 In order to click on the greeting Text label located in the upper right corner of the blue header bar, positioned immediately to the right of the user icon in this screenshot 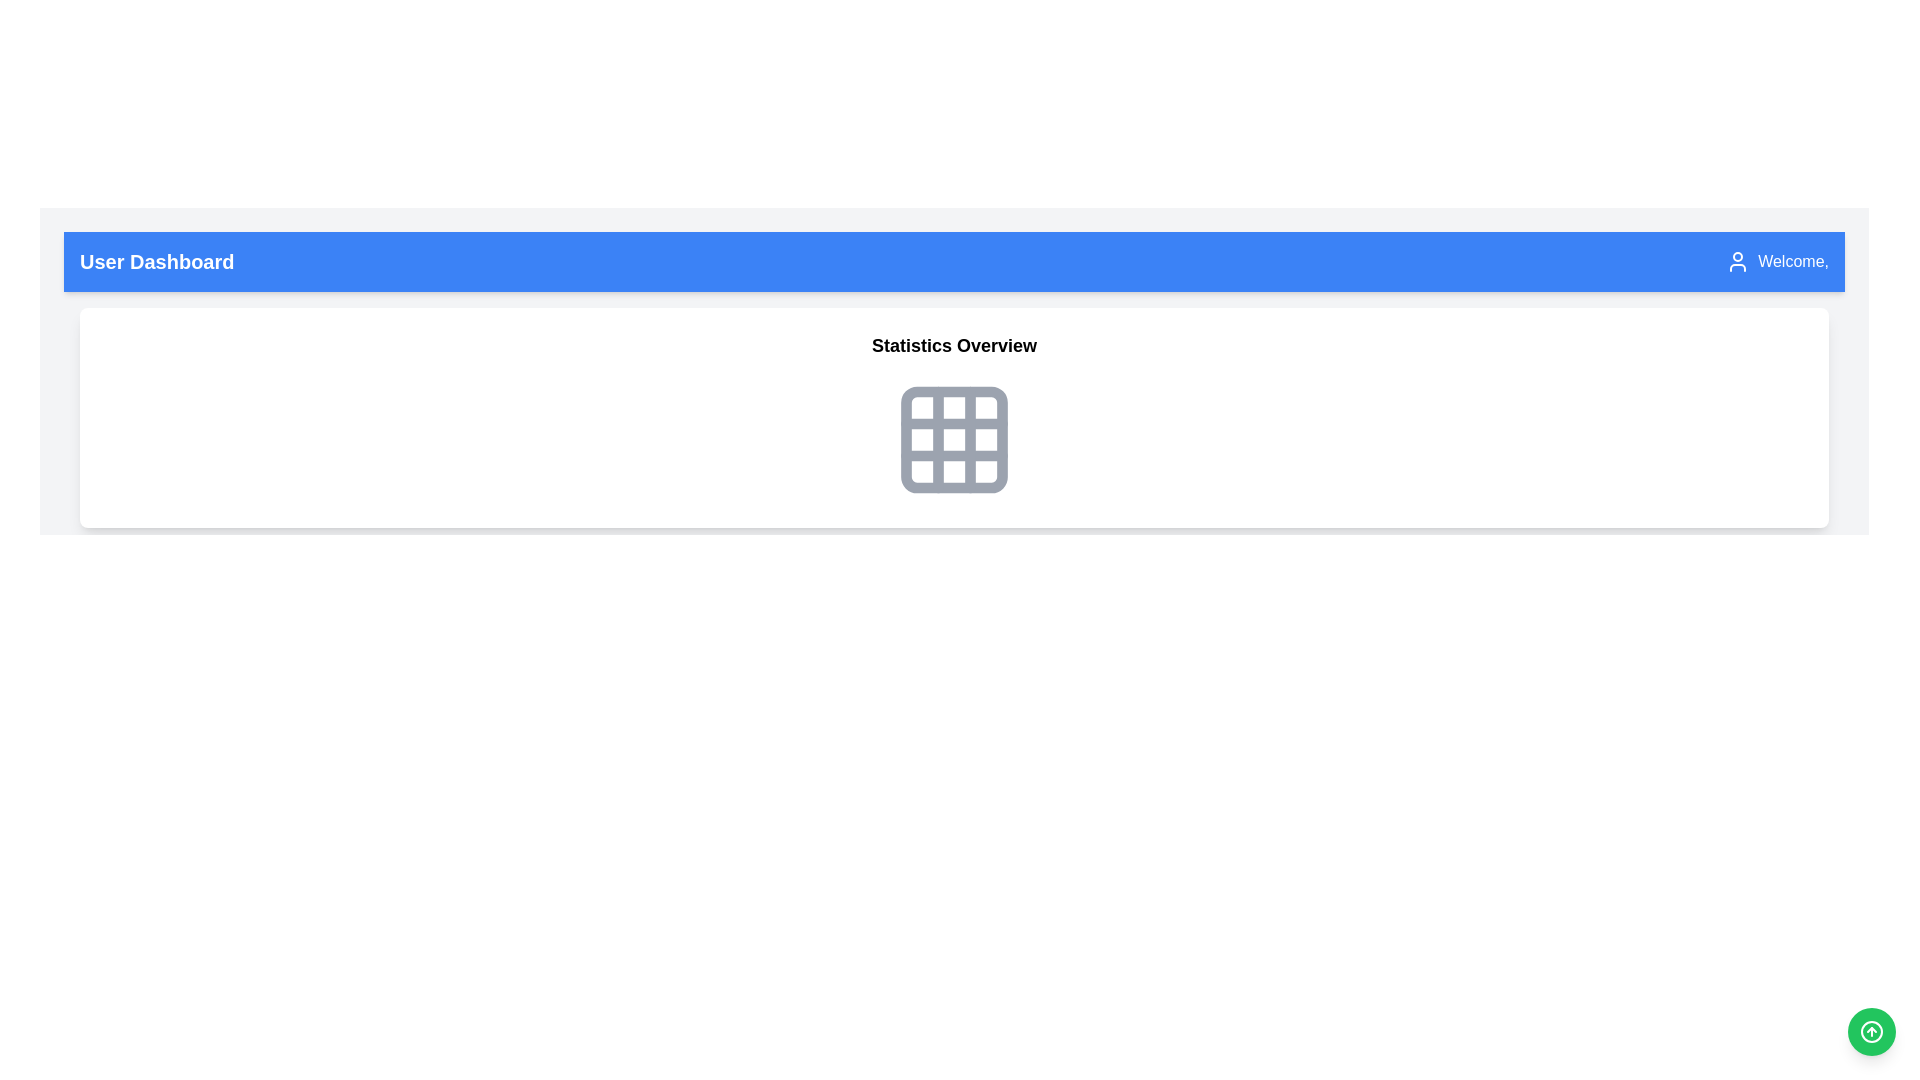, I will do `click(1793, 261)`.